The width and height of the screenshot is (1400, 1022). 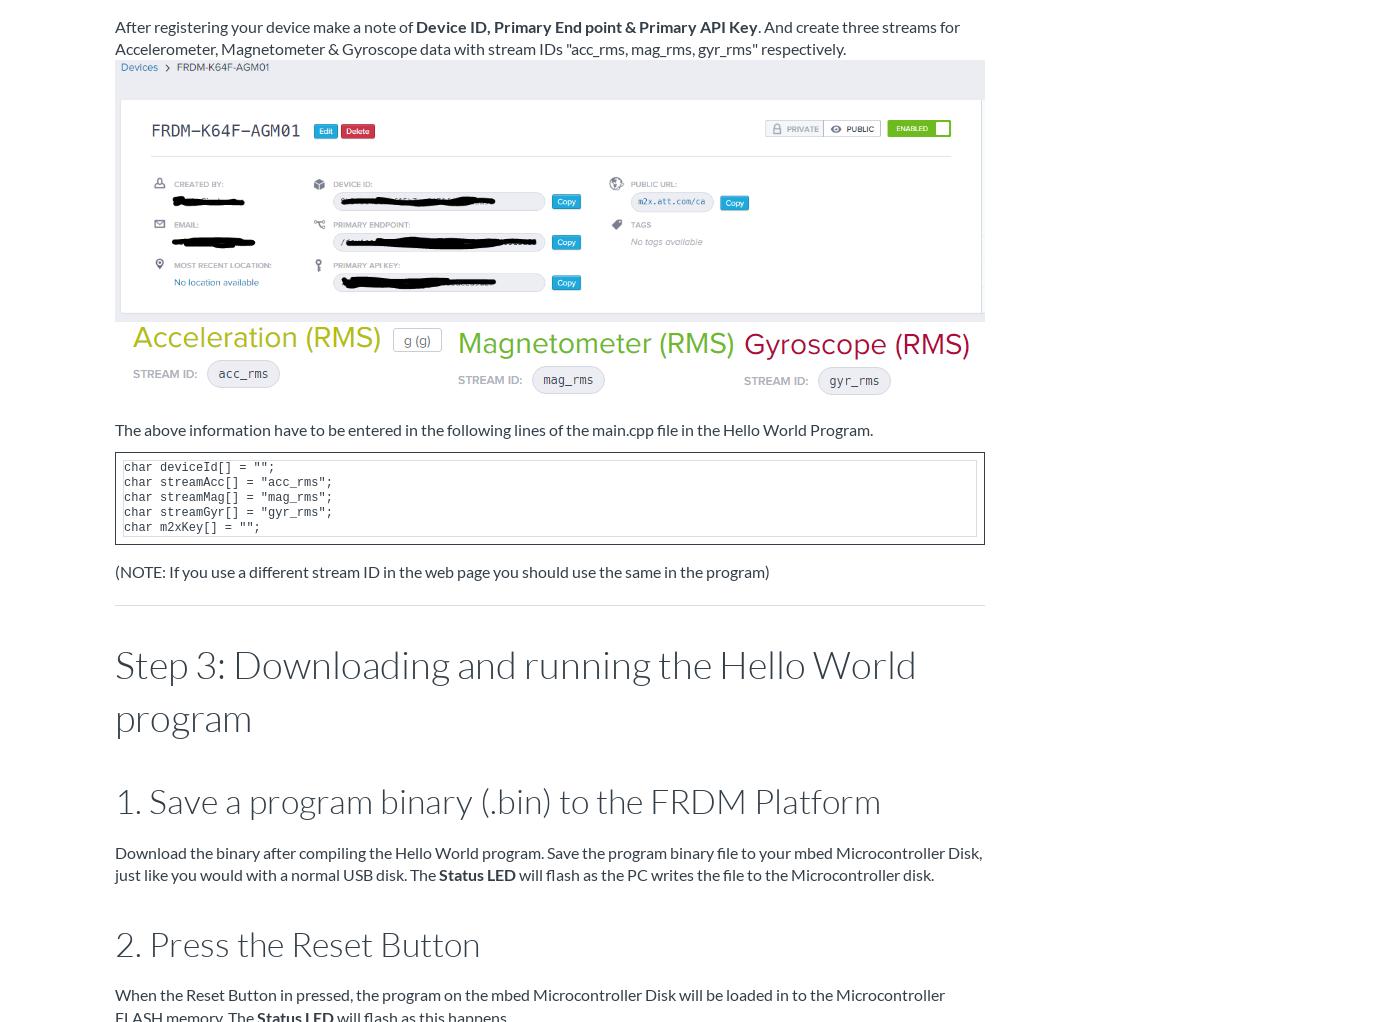 What do you see at coordinates (497, 801) in the screenshot?
I see `'1. Save a program binary (.bin) to the FRDM Platform'` at bounding box center [497, 801].